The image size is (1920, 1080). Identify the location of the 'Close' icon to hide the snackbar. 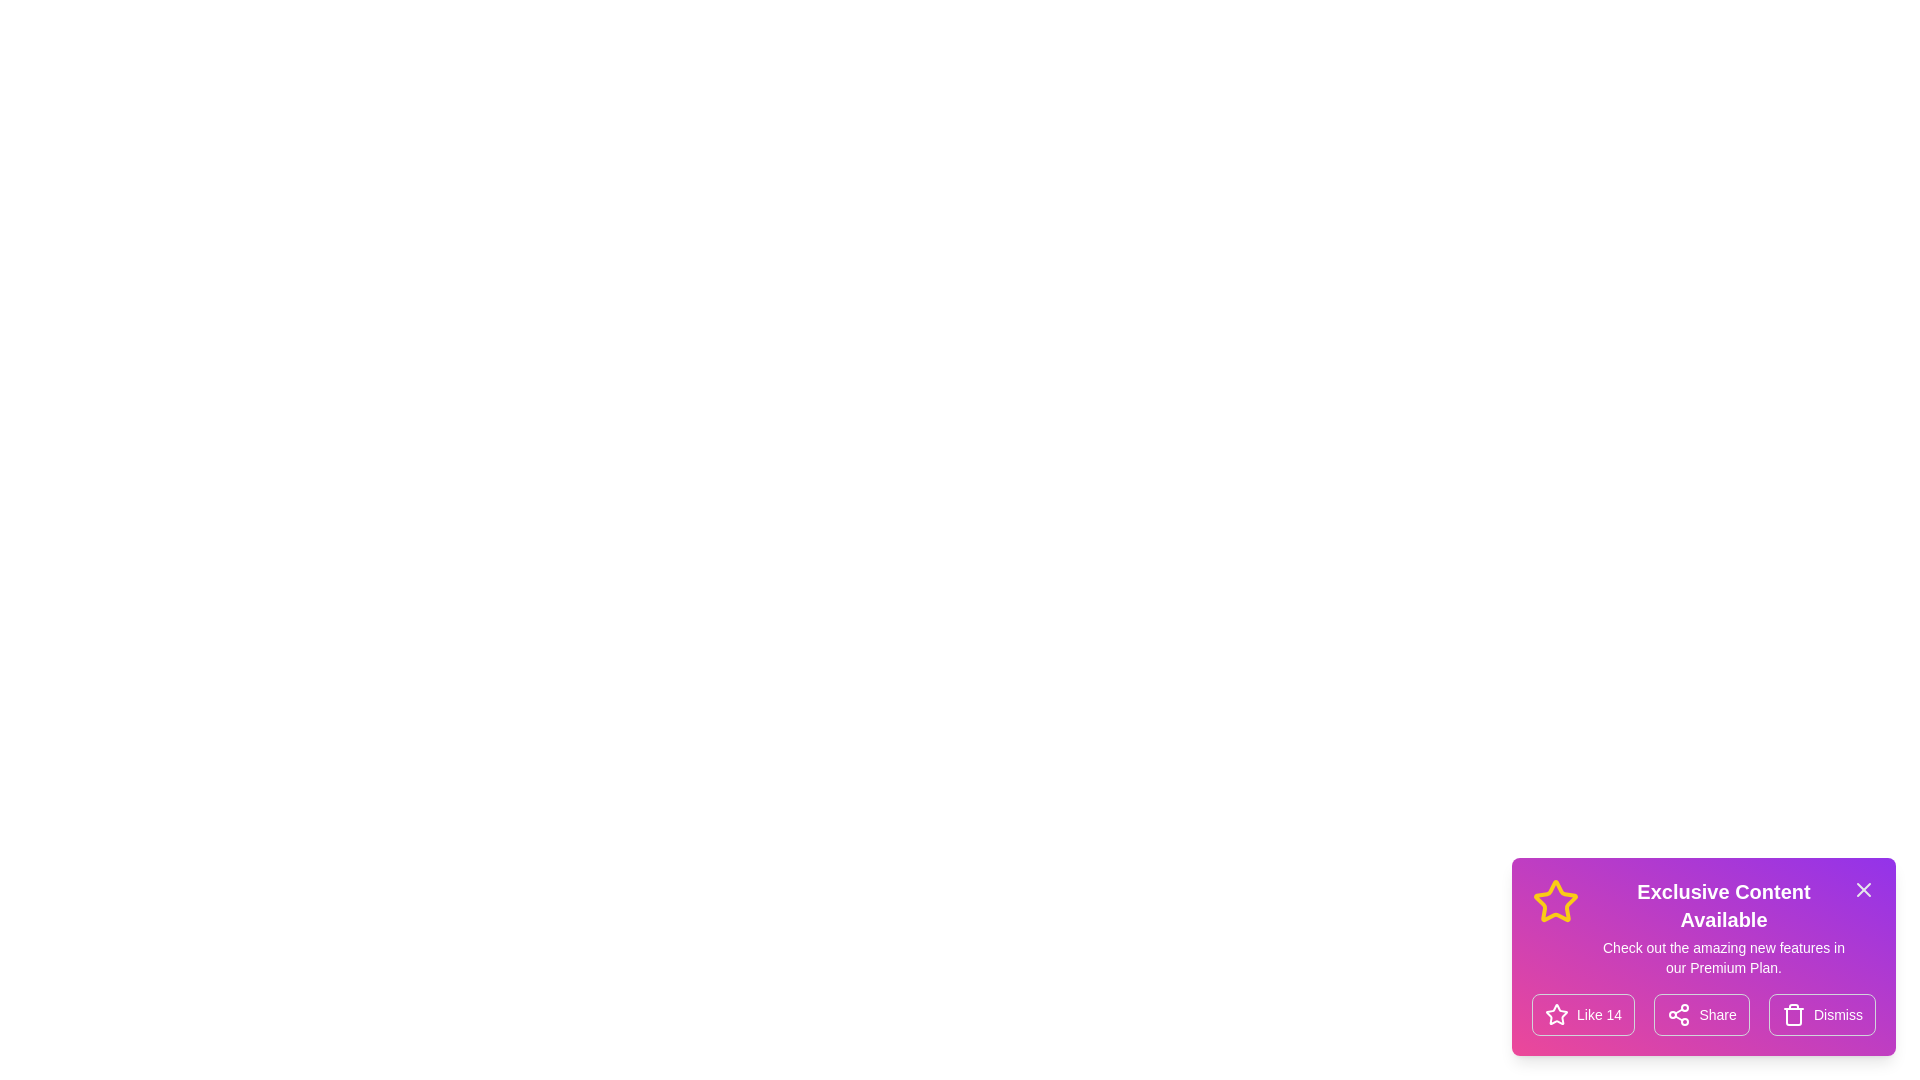
(1862, 889).